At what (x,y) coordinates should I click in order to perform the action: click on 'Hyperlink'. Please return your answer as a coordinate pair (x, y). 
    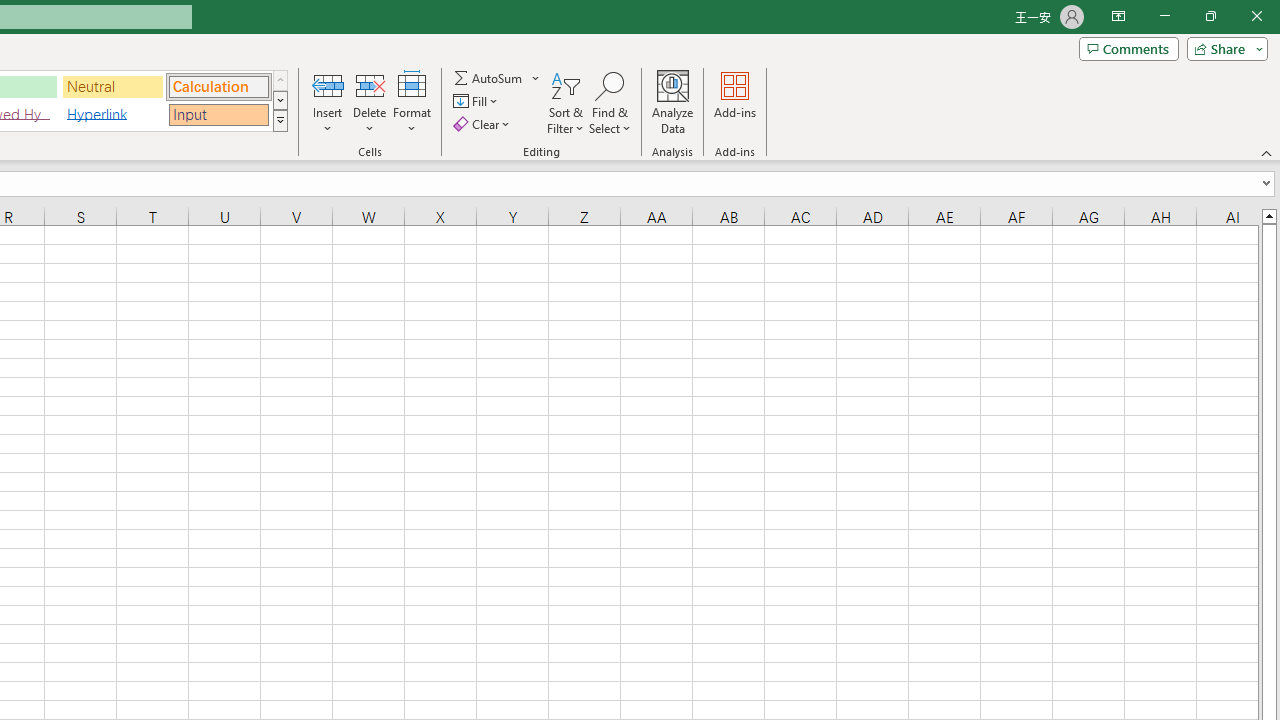
    Looking at the image, I should click on (112, 114).